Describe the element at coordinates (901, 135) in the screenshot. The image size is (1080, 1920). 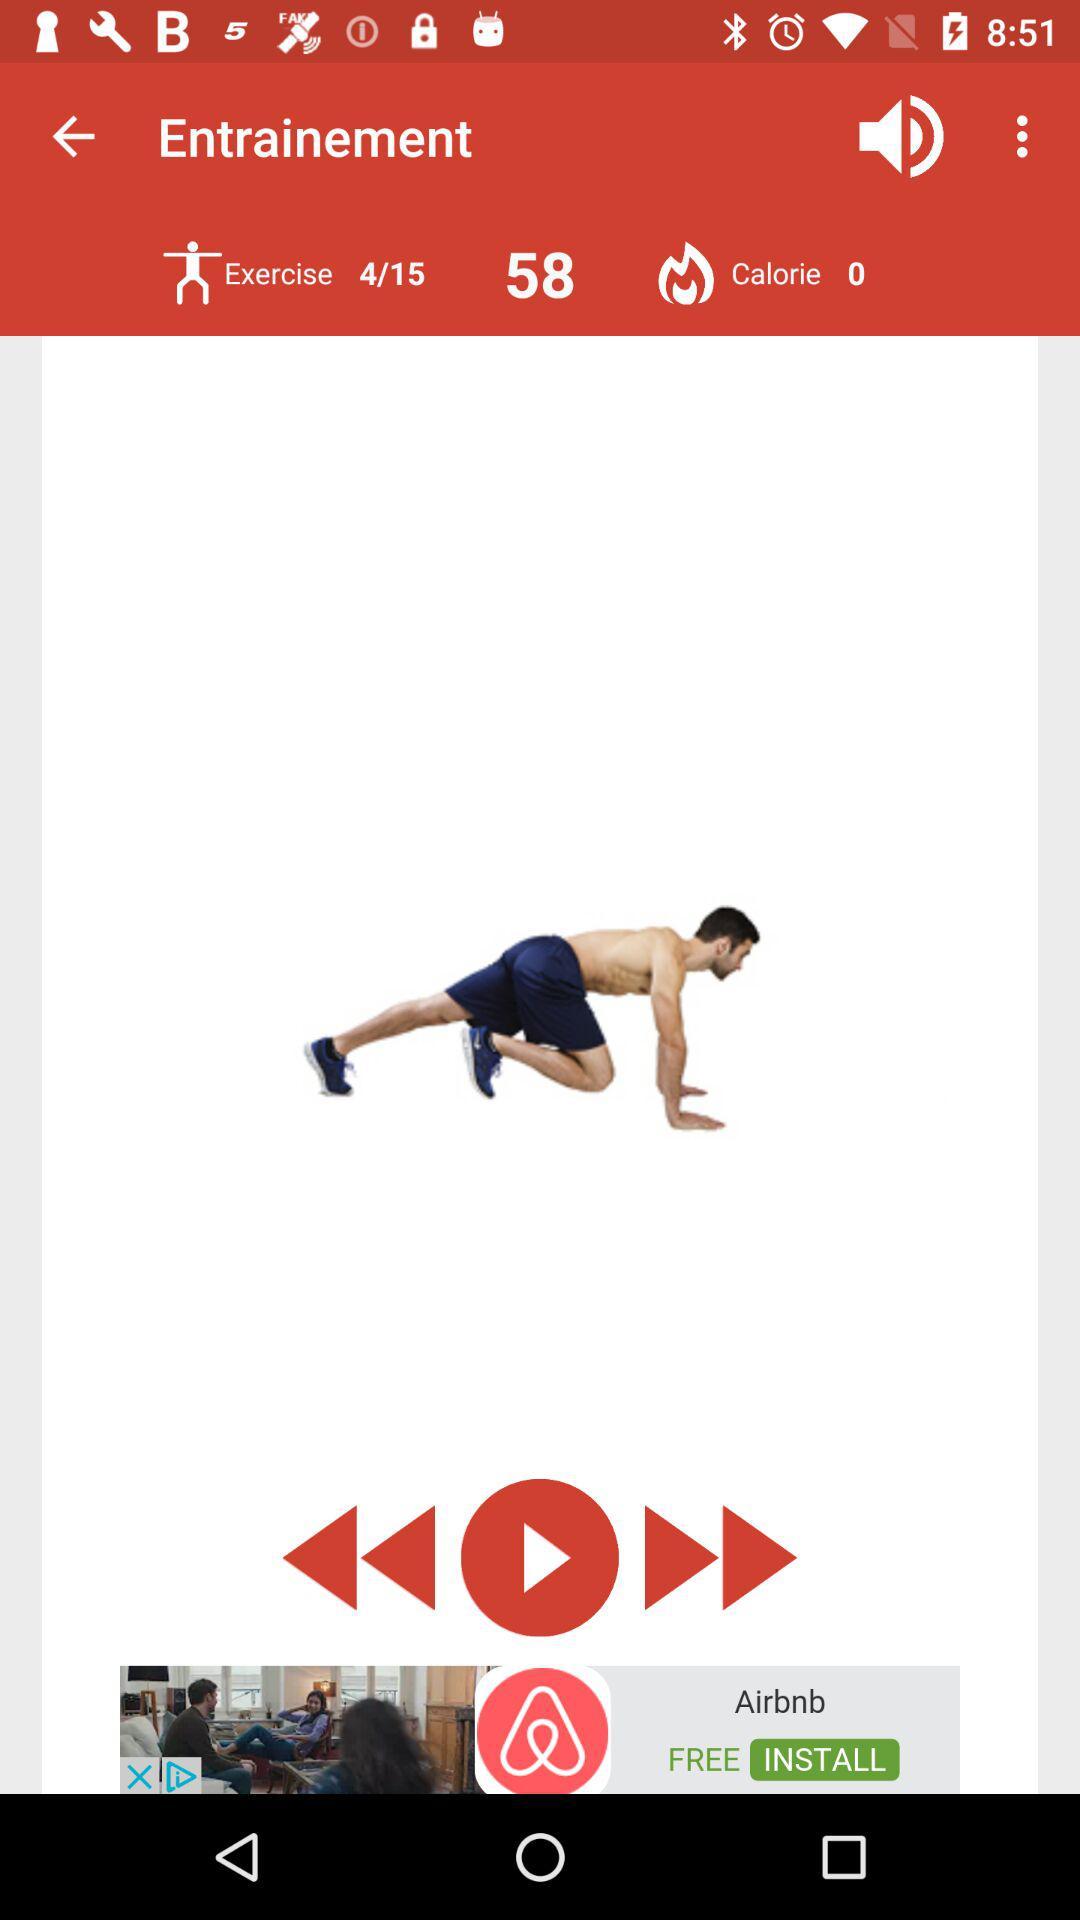
I see `audio button` at that location.